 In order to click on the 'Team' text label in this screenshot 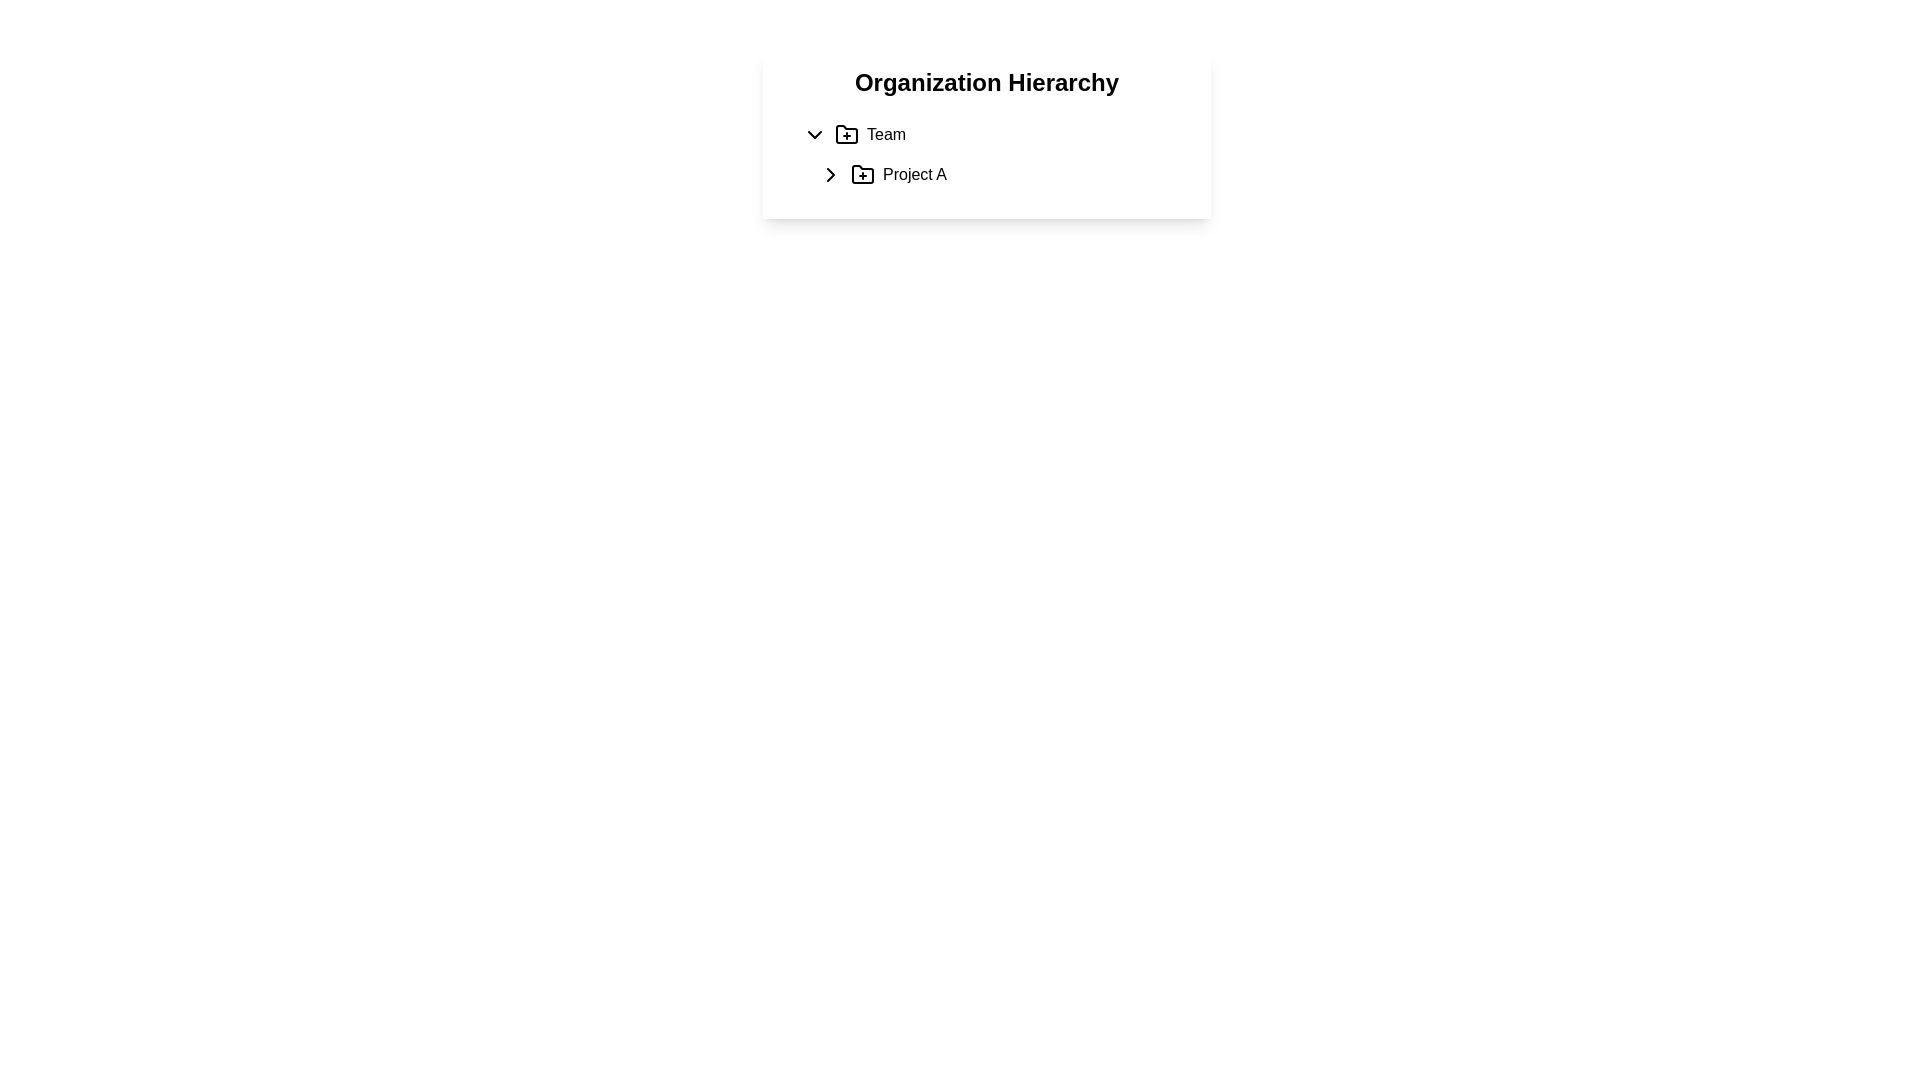, I will do `click(885, 135)`.